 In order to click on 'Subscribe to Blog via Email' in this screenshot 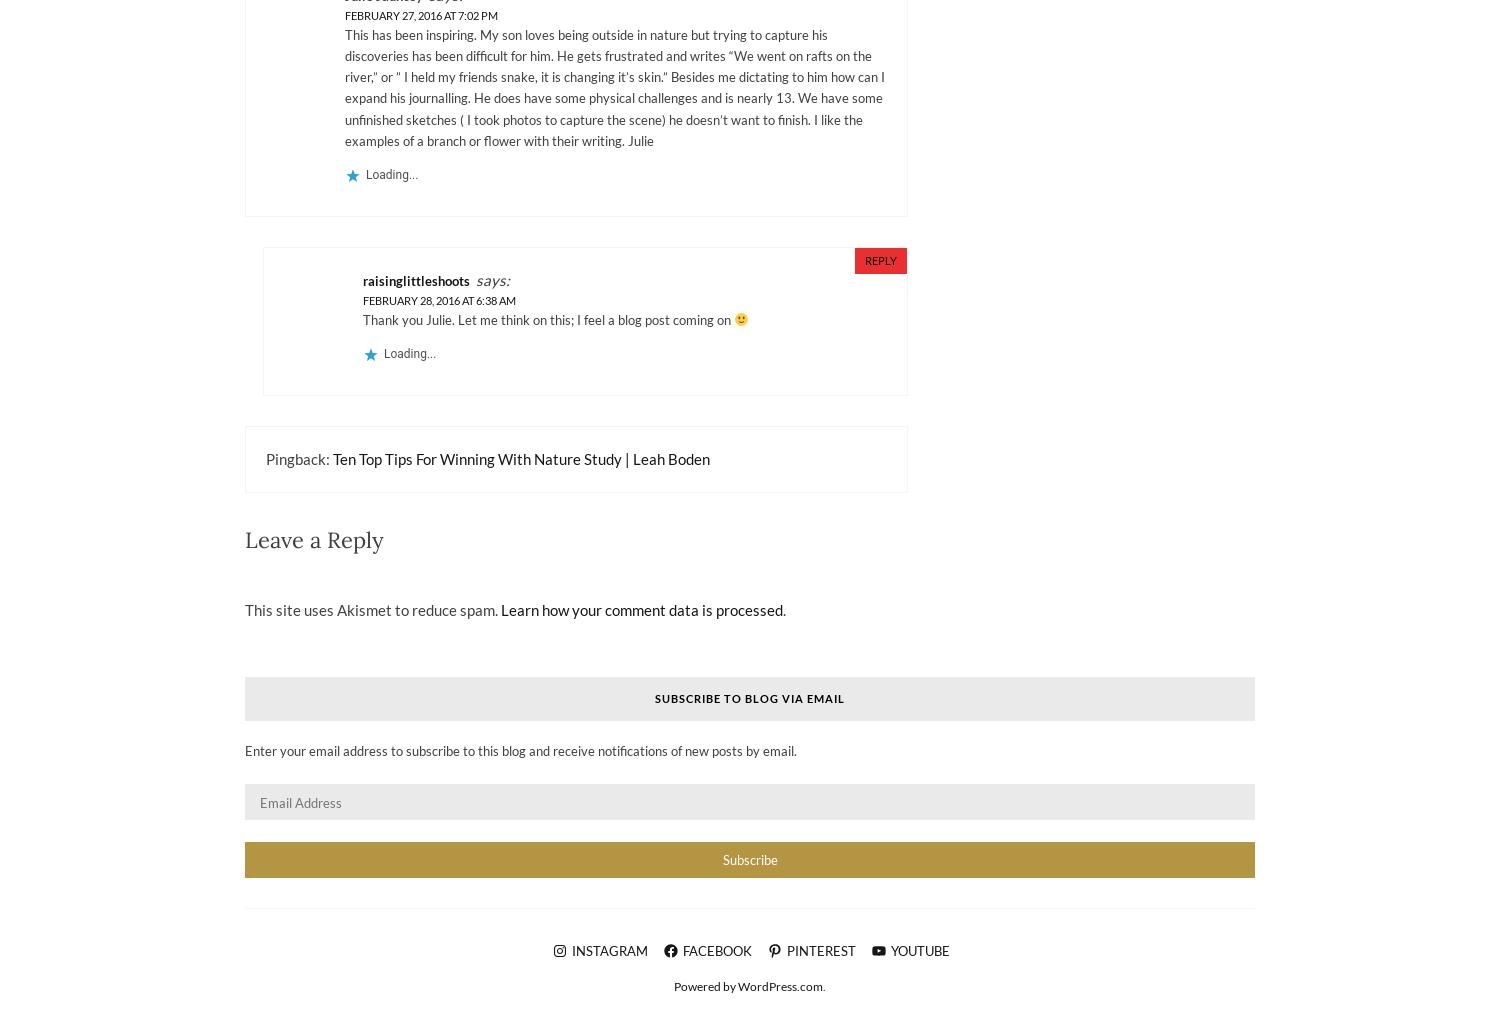, I will do `click(750, 698)`.